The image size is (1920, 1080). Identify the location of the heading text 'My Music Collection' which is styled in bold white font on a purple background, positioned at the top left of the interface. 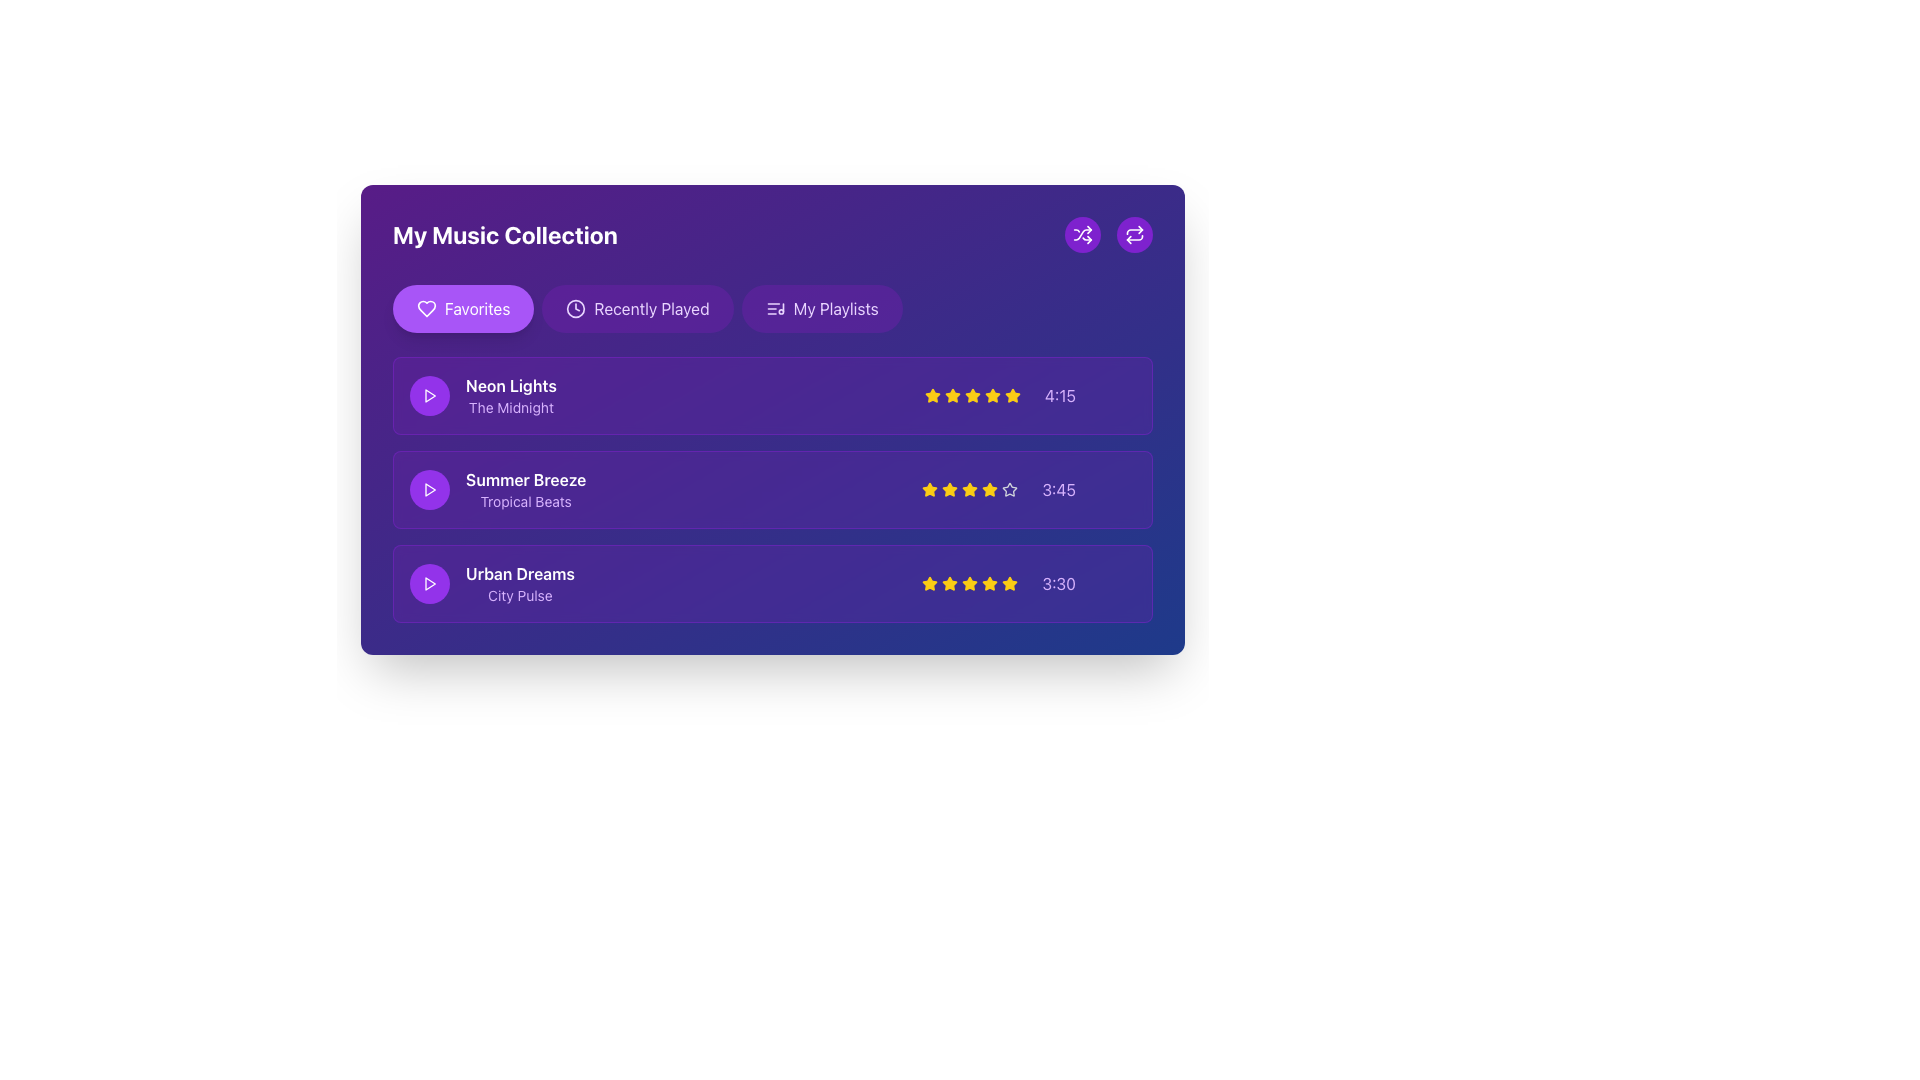
(505, 234).